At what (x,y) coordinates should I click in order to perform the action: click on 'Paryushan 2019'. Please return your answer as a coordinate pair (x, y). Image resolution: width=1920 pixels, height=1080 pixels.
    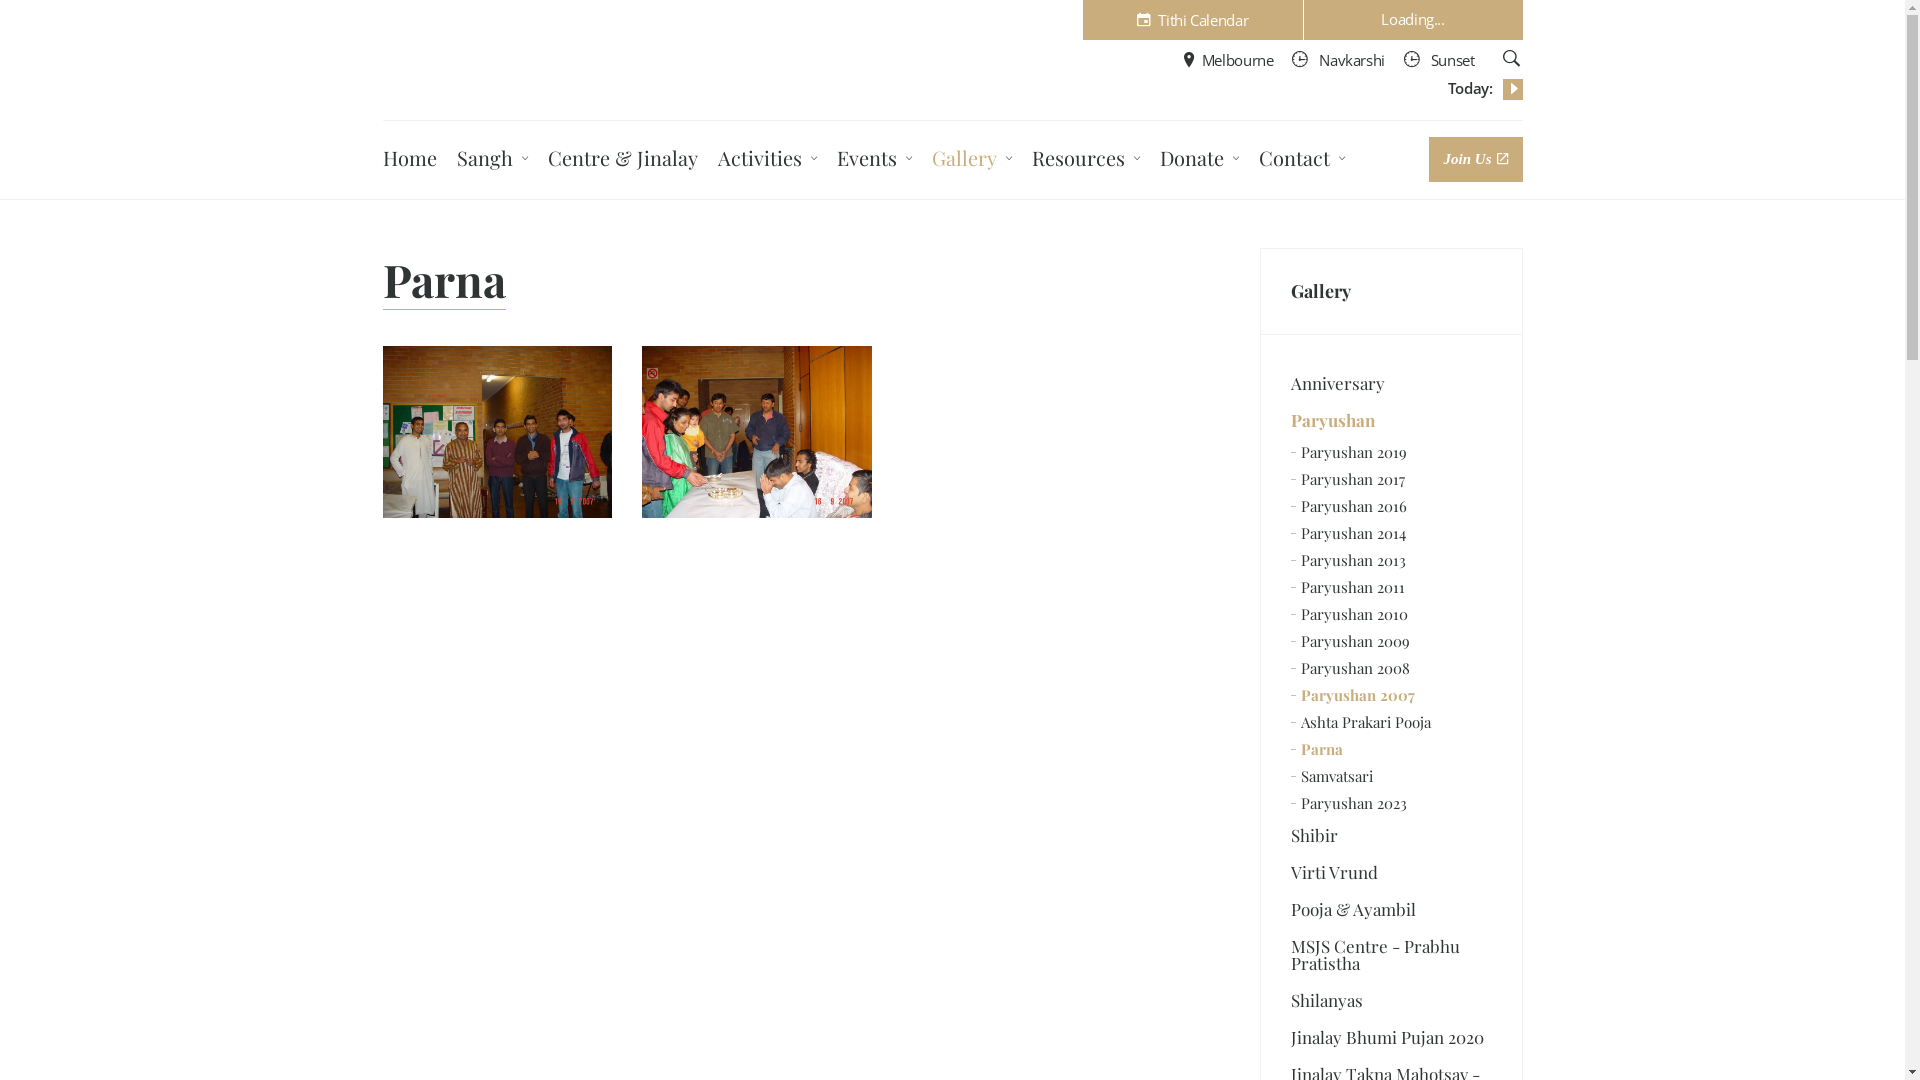
    Looking at the image, I should click on (1291, 452).